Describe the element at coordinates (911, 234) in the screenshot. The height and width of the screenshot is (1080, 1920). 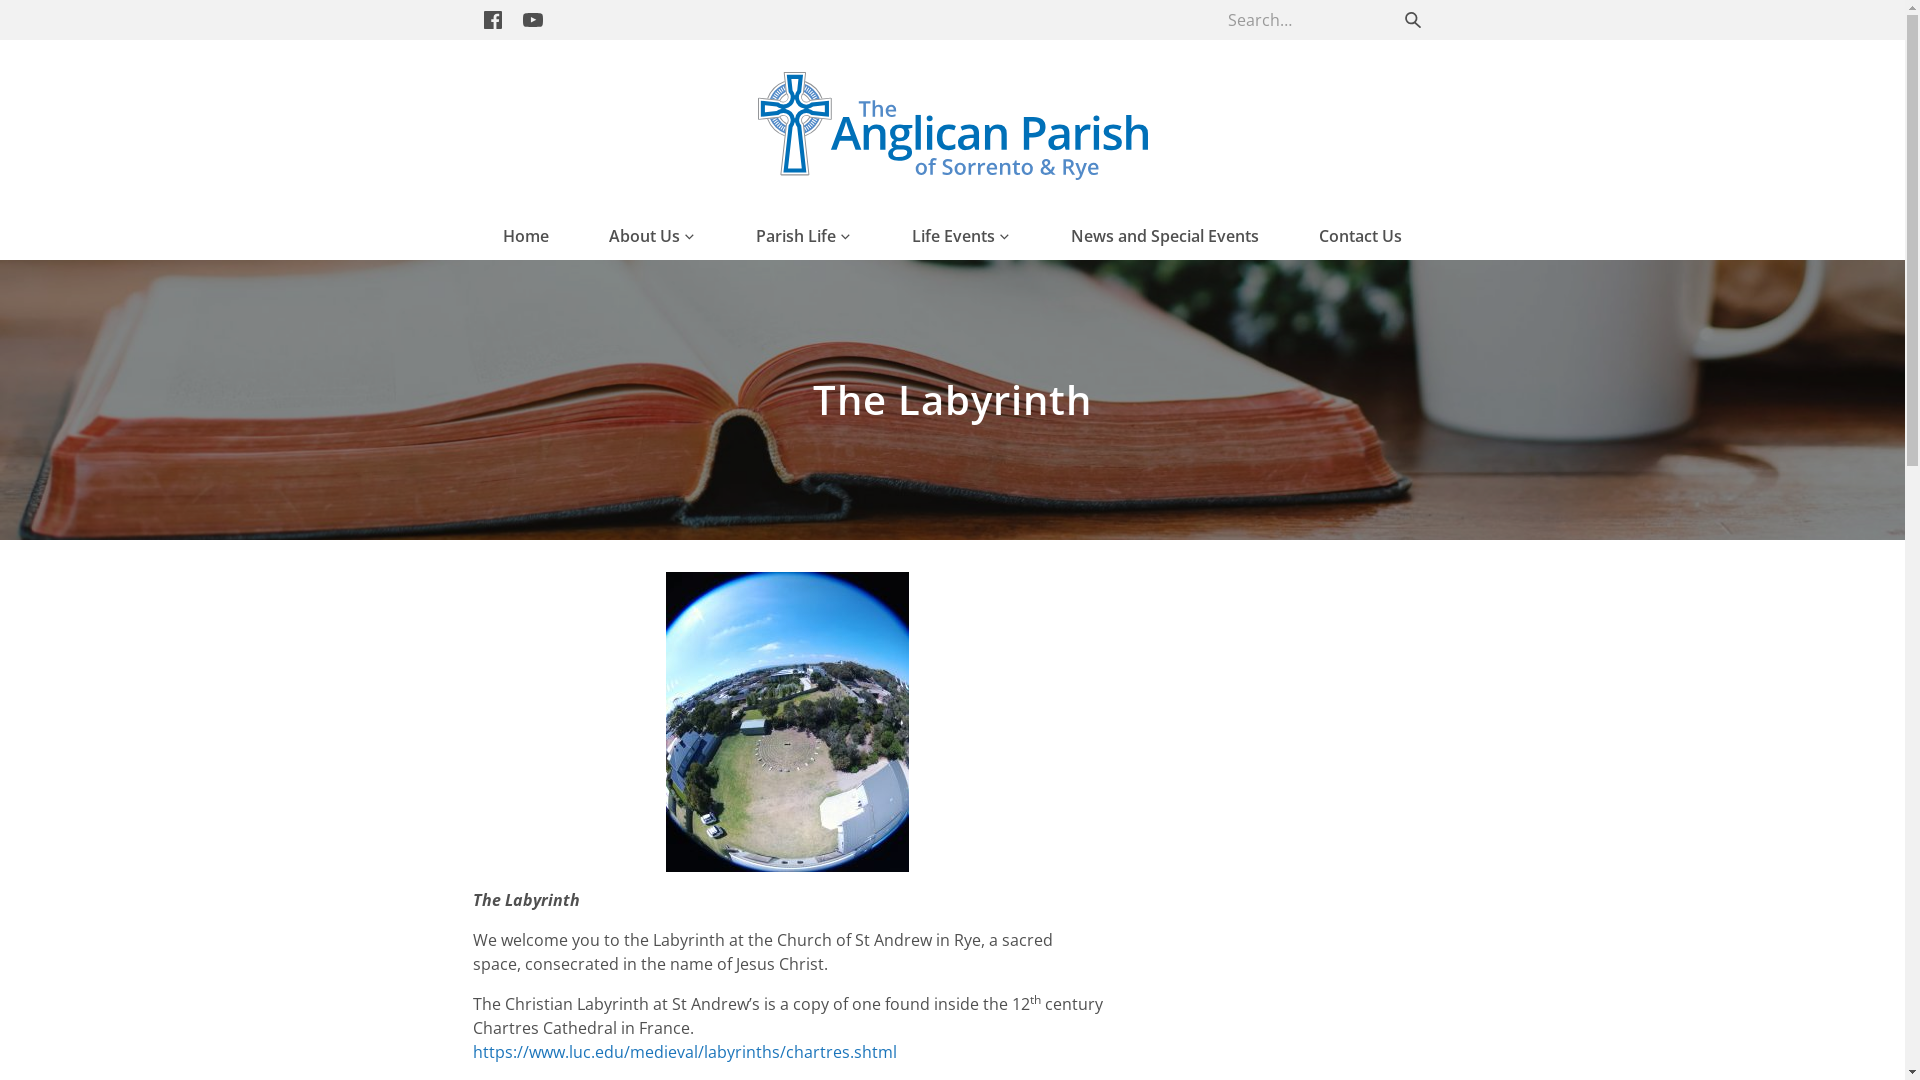
I see `'Life Events'` at that location.